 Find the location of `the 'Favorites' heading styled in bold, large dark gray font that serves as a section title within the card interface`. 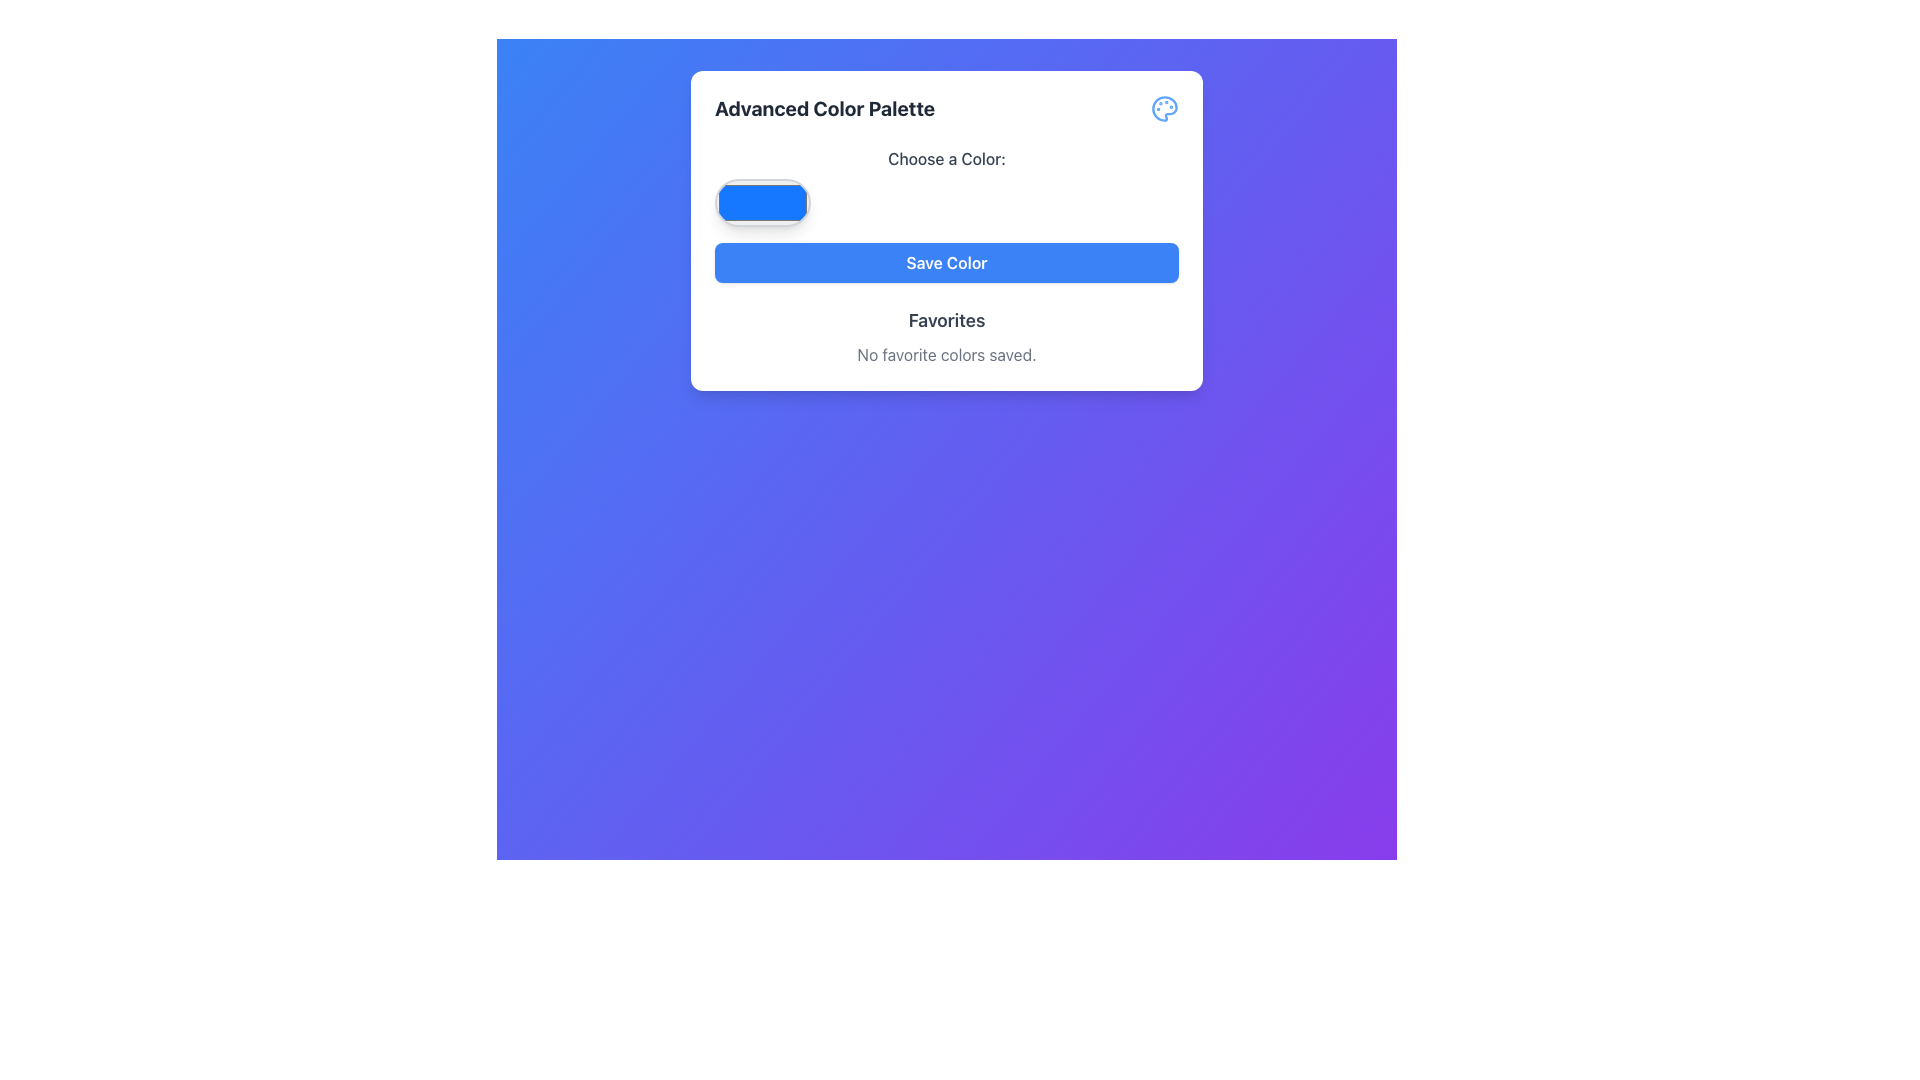

the 'Favorites' heading styled in bold, large dark gray font that serves as a section title within the card interface is located at coordinates (945, 319).